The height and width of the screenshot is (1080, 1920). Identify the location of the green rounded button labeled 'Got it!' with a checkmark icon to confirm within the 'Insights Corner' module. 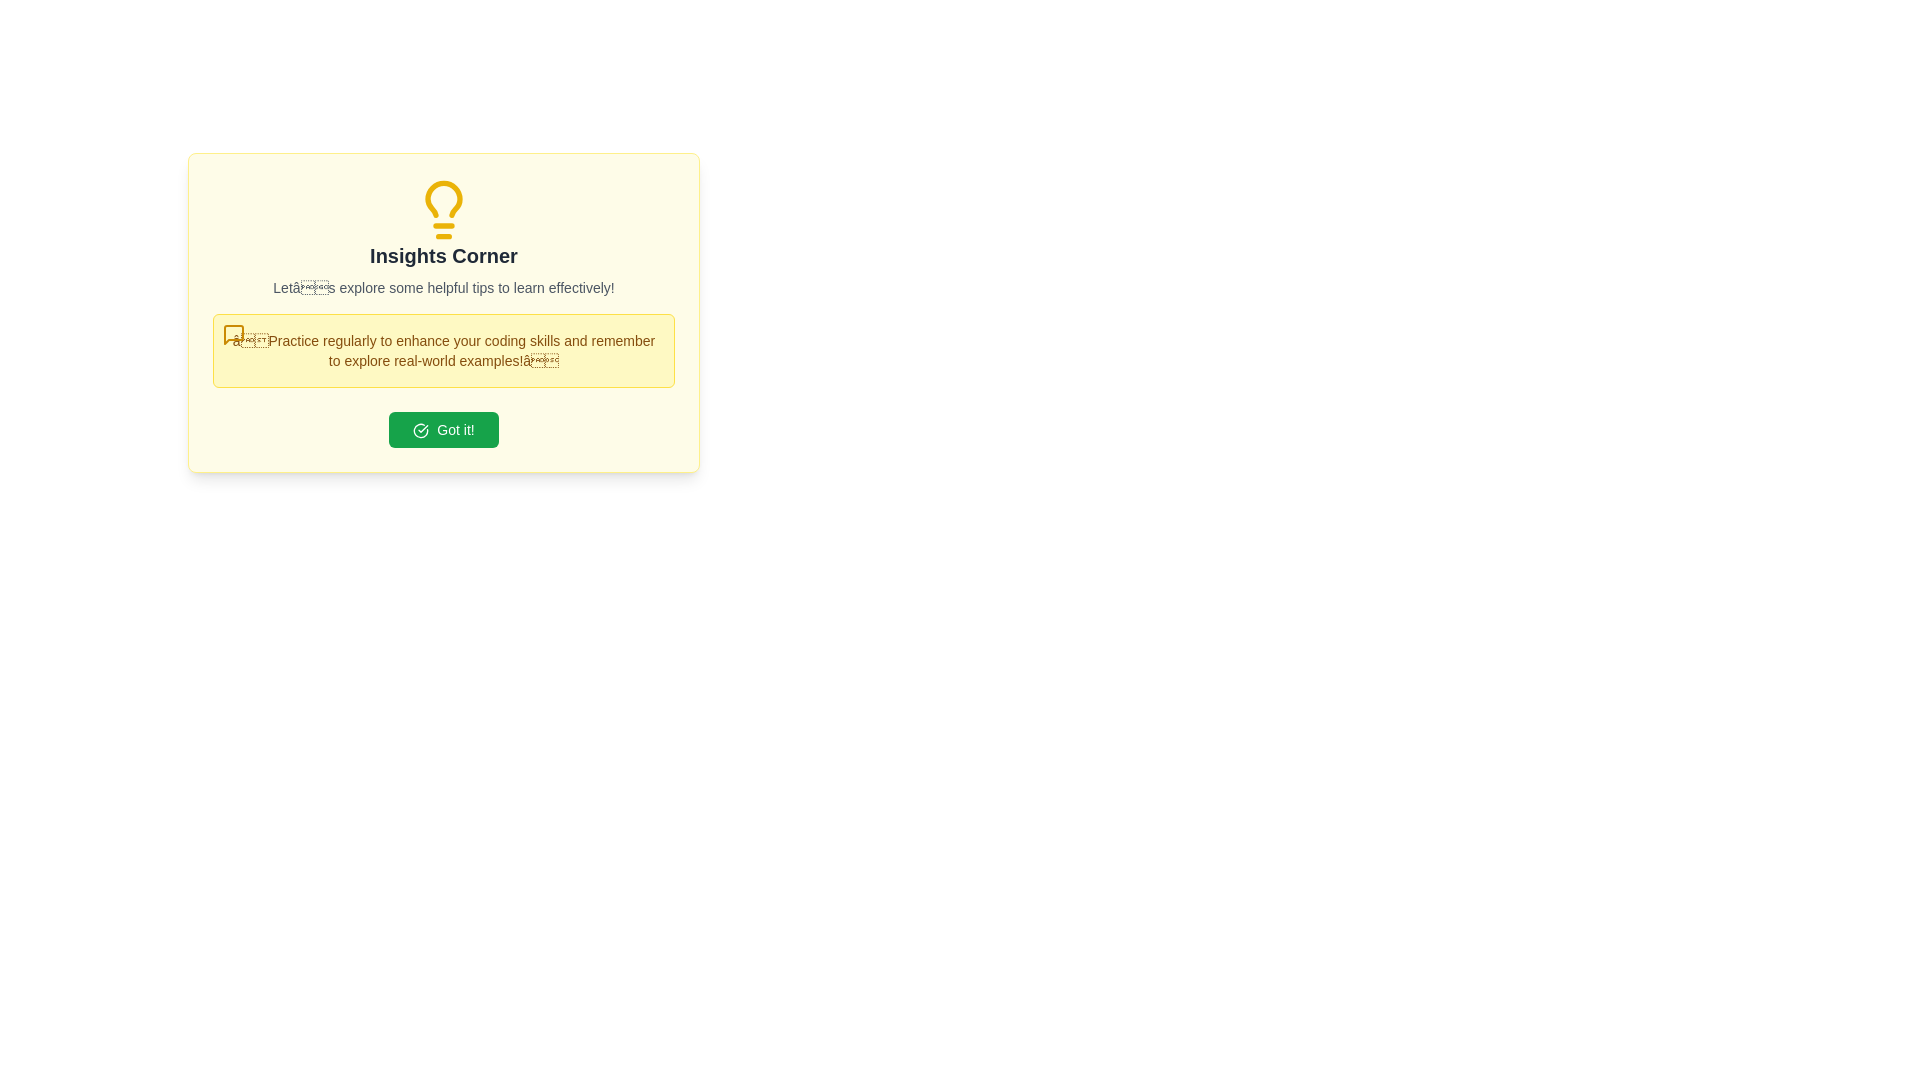
(442, 428).